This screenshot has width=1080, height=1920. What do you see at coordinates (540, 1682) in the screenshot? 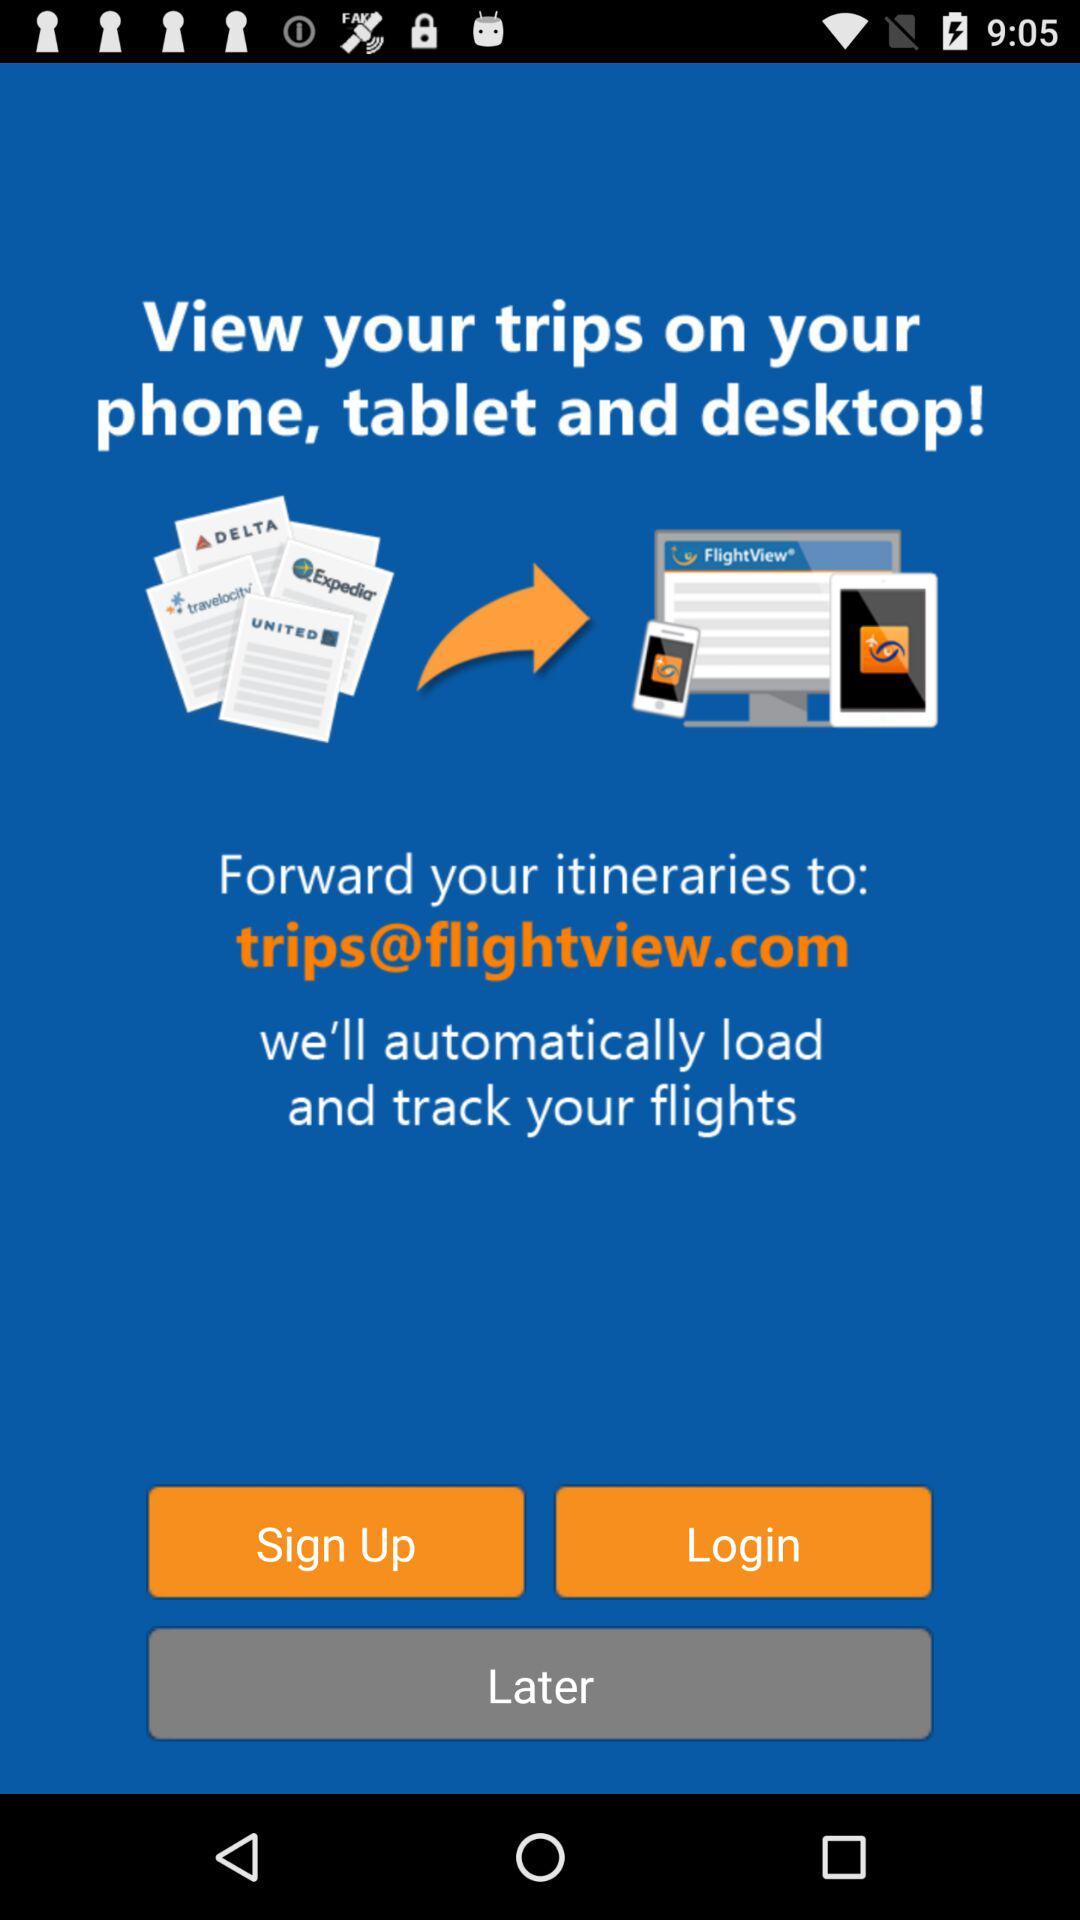
I see `button at the bottom` at bounding box center [540, 1682].